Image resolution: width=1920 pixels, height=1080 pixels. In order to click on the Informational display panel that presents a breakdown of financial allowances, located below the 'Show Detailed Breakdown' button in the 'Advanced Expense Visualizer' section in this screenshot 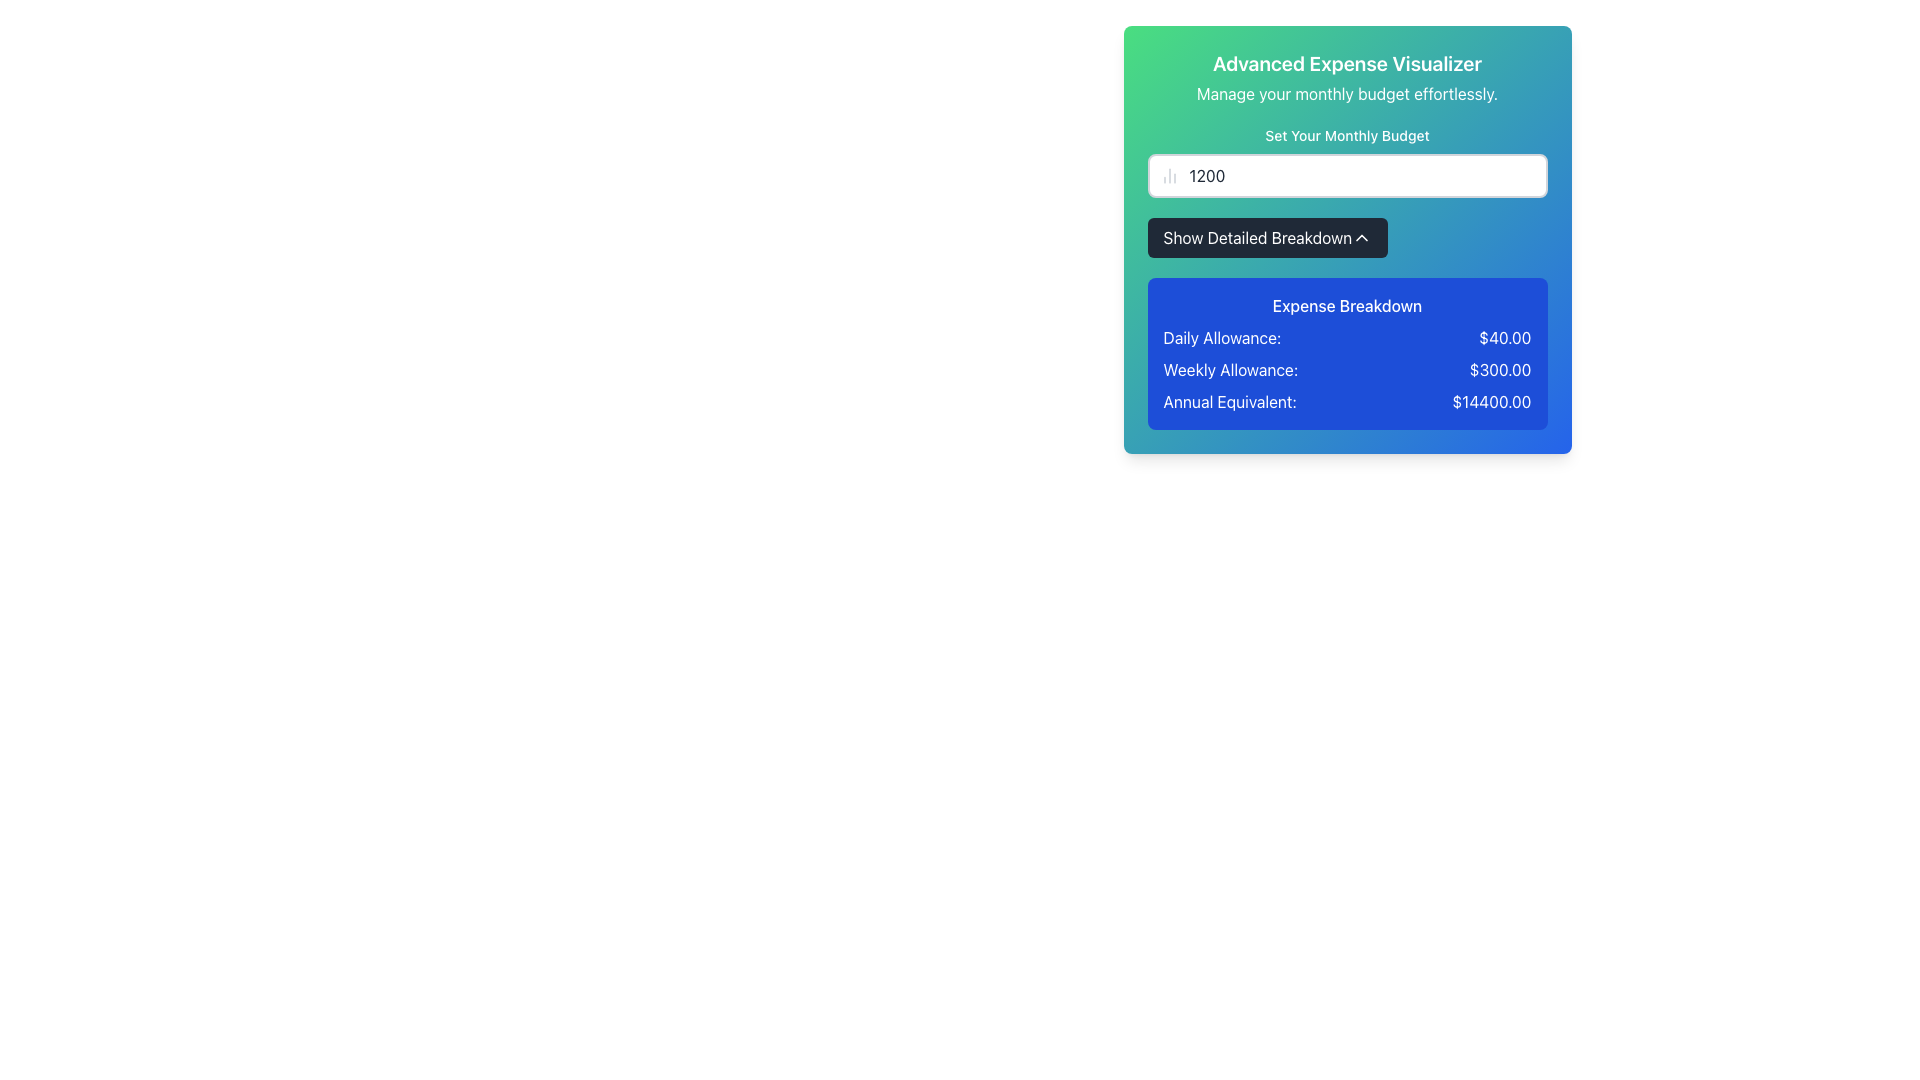, I will do `click(1347, 353)`.